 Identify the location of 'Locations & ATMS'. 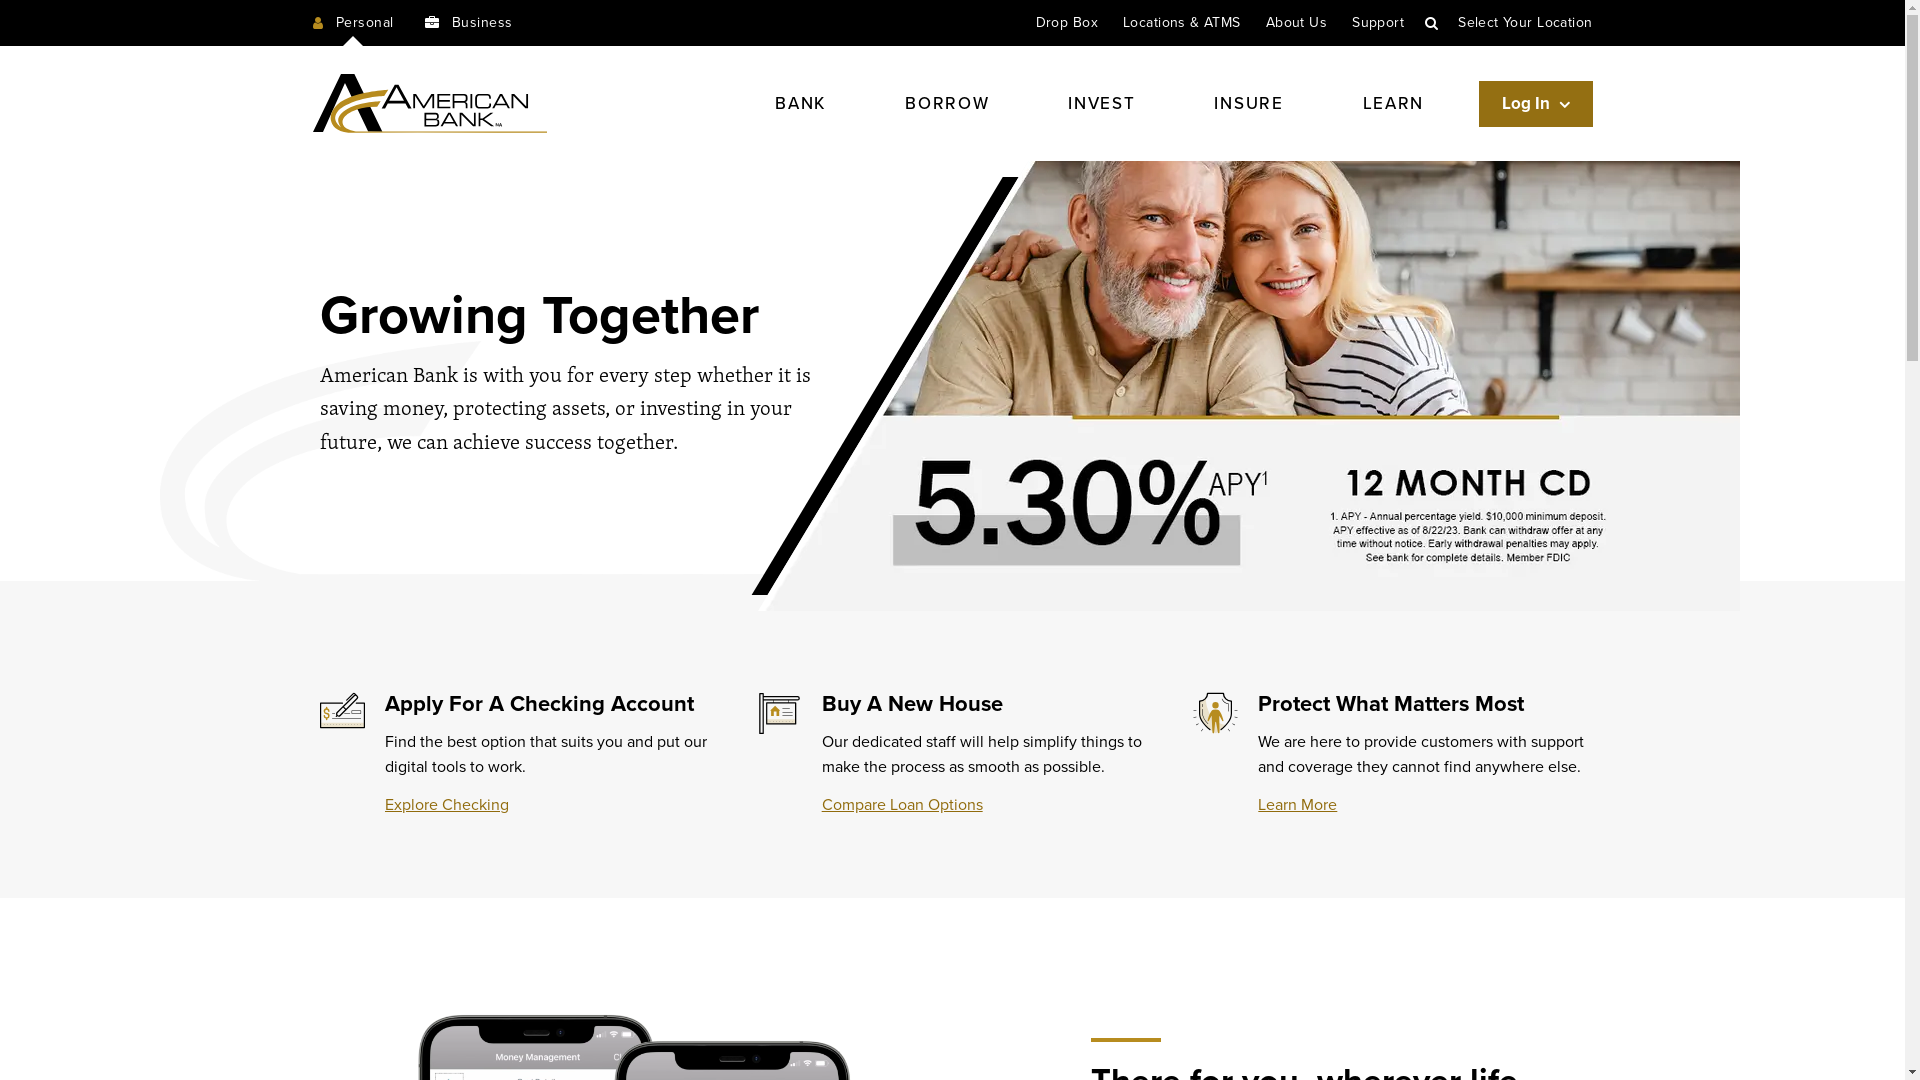
(1181, 22).